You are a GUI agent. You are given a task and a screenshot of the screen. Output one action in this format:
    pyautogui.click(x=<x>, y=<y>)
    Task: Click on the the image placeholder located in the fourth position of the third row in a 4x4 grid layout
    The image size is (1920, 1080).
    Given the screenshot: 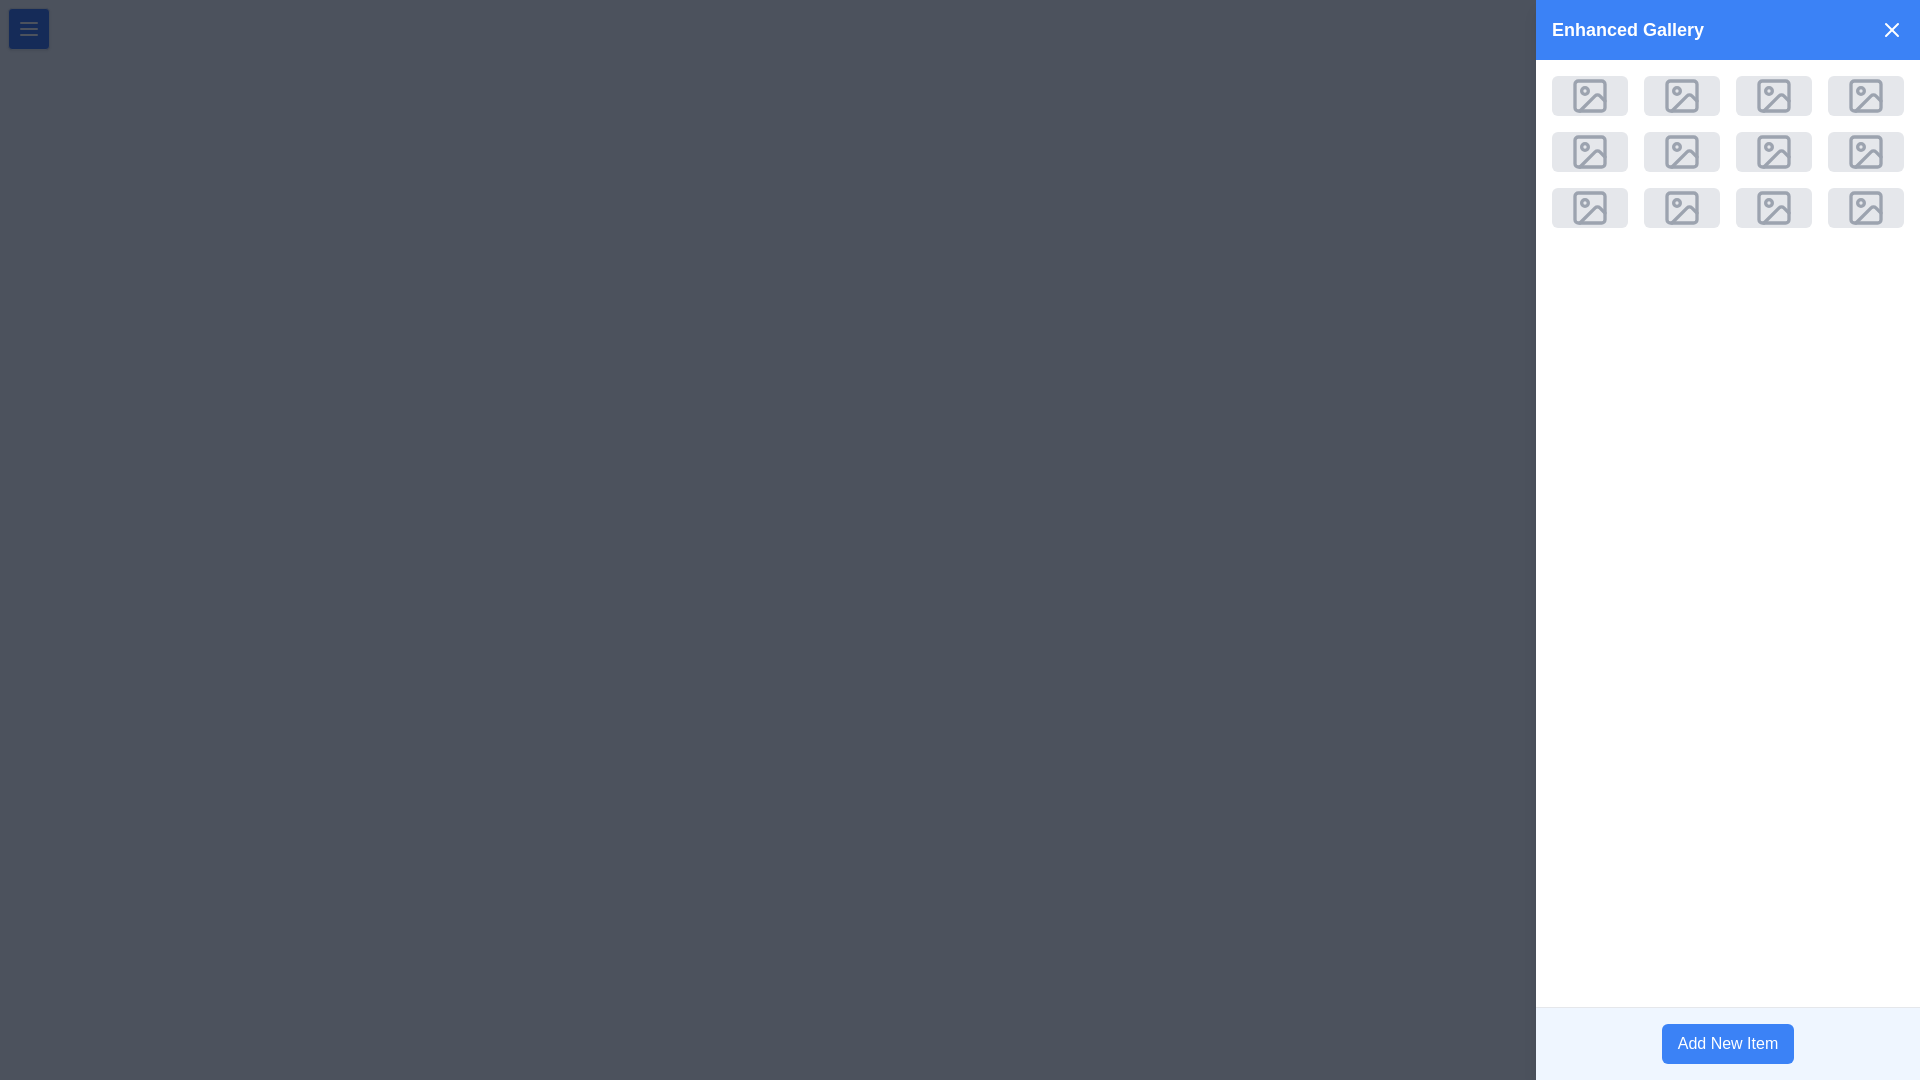 What is the action you would take?
    pyautogui.click(x=1774, y=150)
    